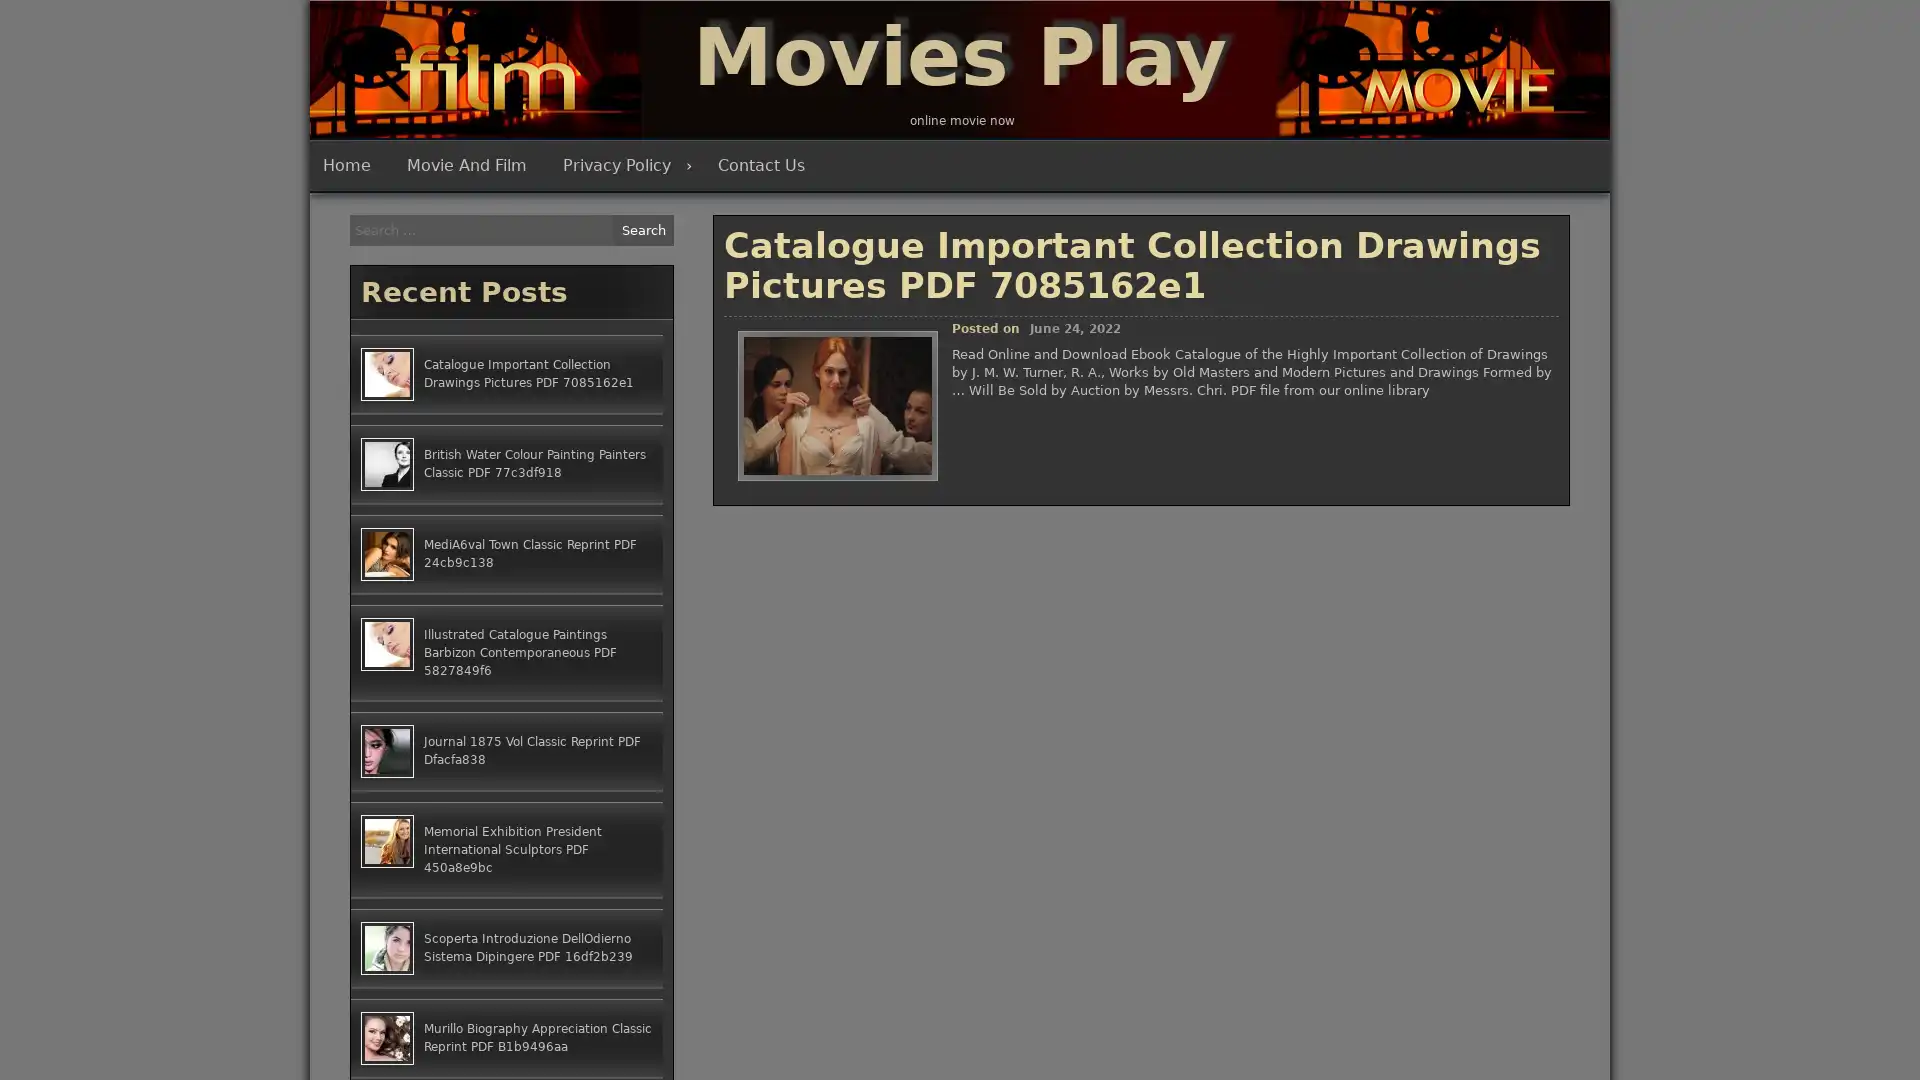  What do you see at coordinates (643, 229) in the screenshot?
I see `Search` at bounding box center [643, 229].